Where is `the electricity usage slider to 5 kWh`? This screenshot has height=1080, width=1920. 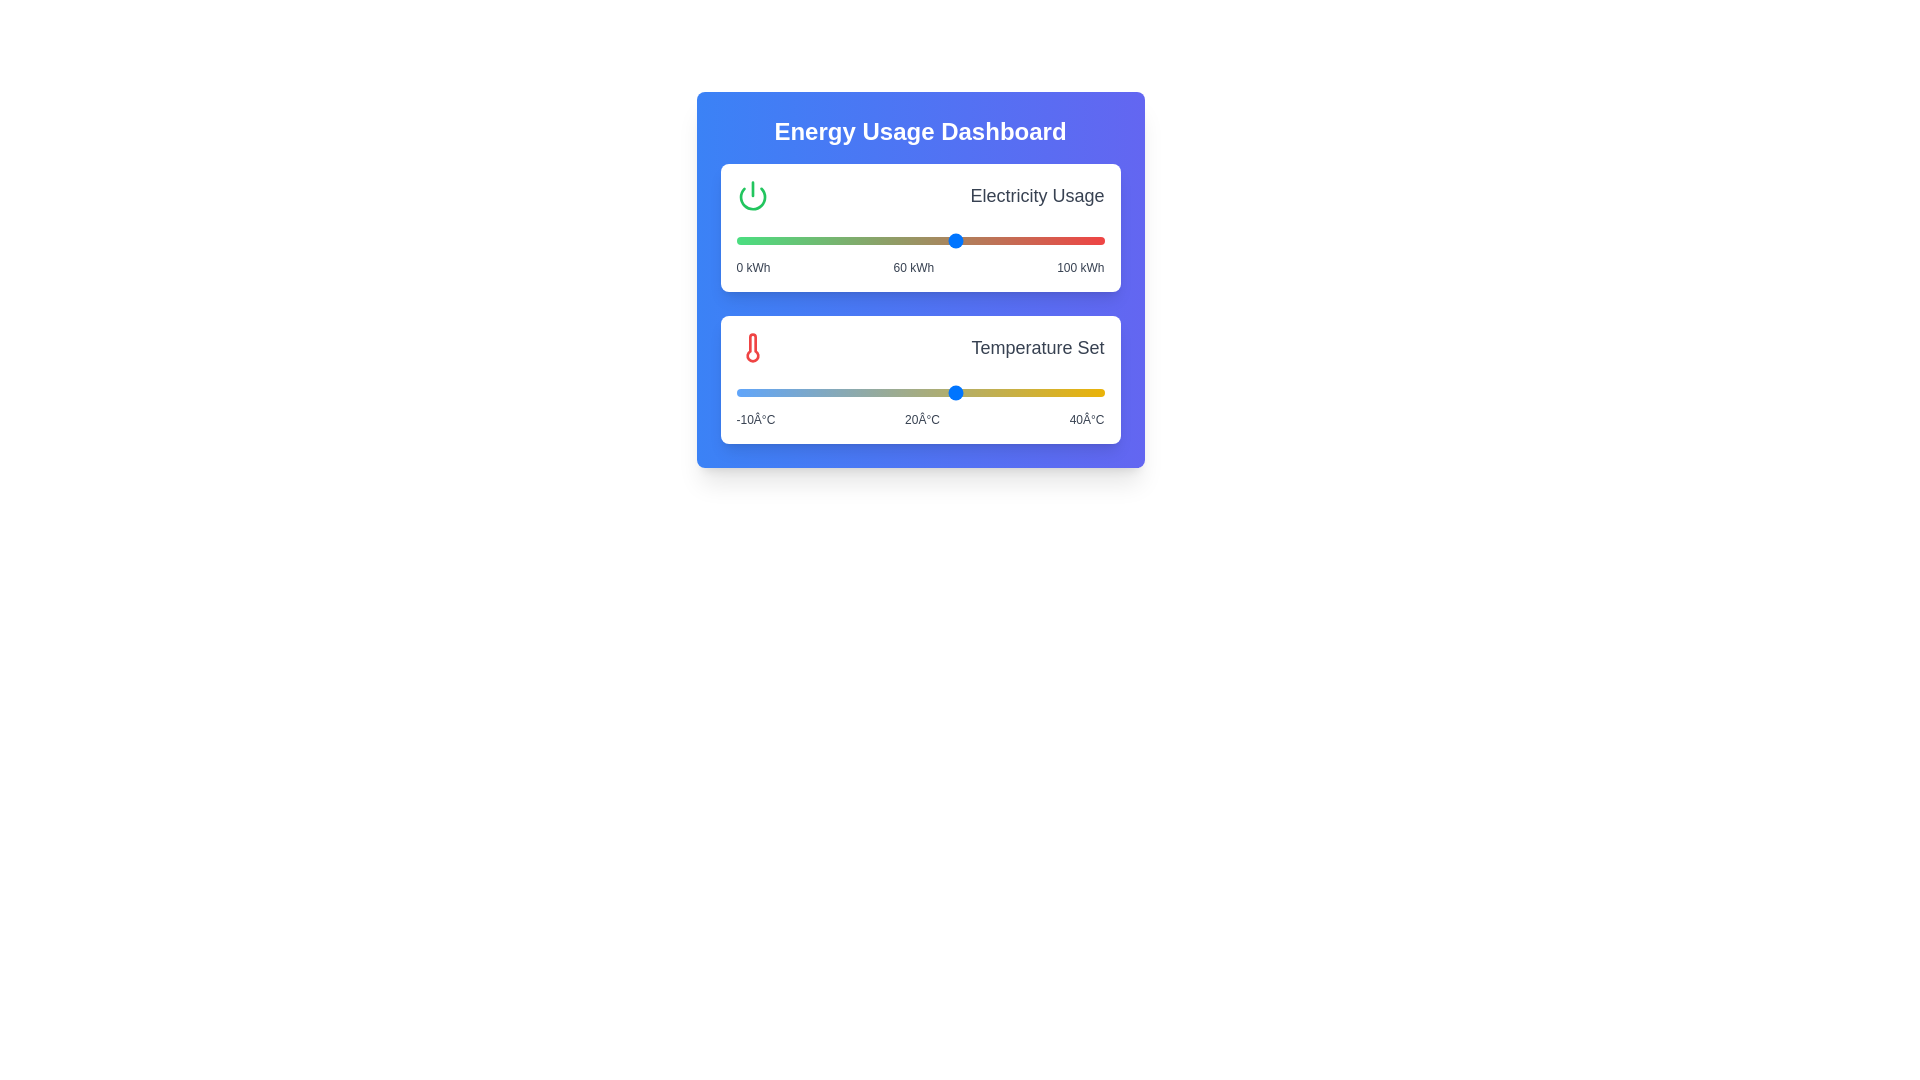 the electricity usage slider to 5 kWh is located at coordinates (753, 239).